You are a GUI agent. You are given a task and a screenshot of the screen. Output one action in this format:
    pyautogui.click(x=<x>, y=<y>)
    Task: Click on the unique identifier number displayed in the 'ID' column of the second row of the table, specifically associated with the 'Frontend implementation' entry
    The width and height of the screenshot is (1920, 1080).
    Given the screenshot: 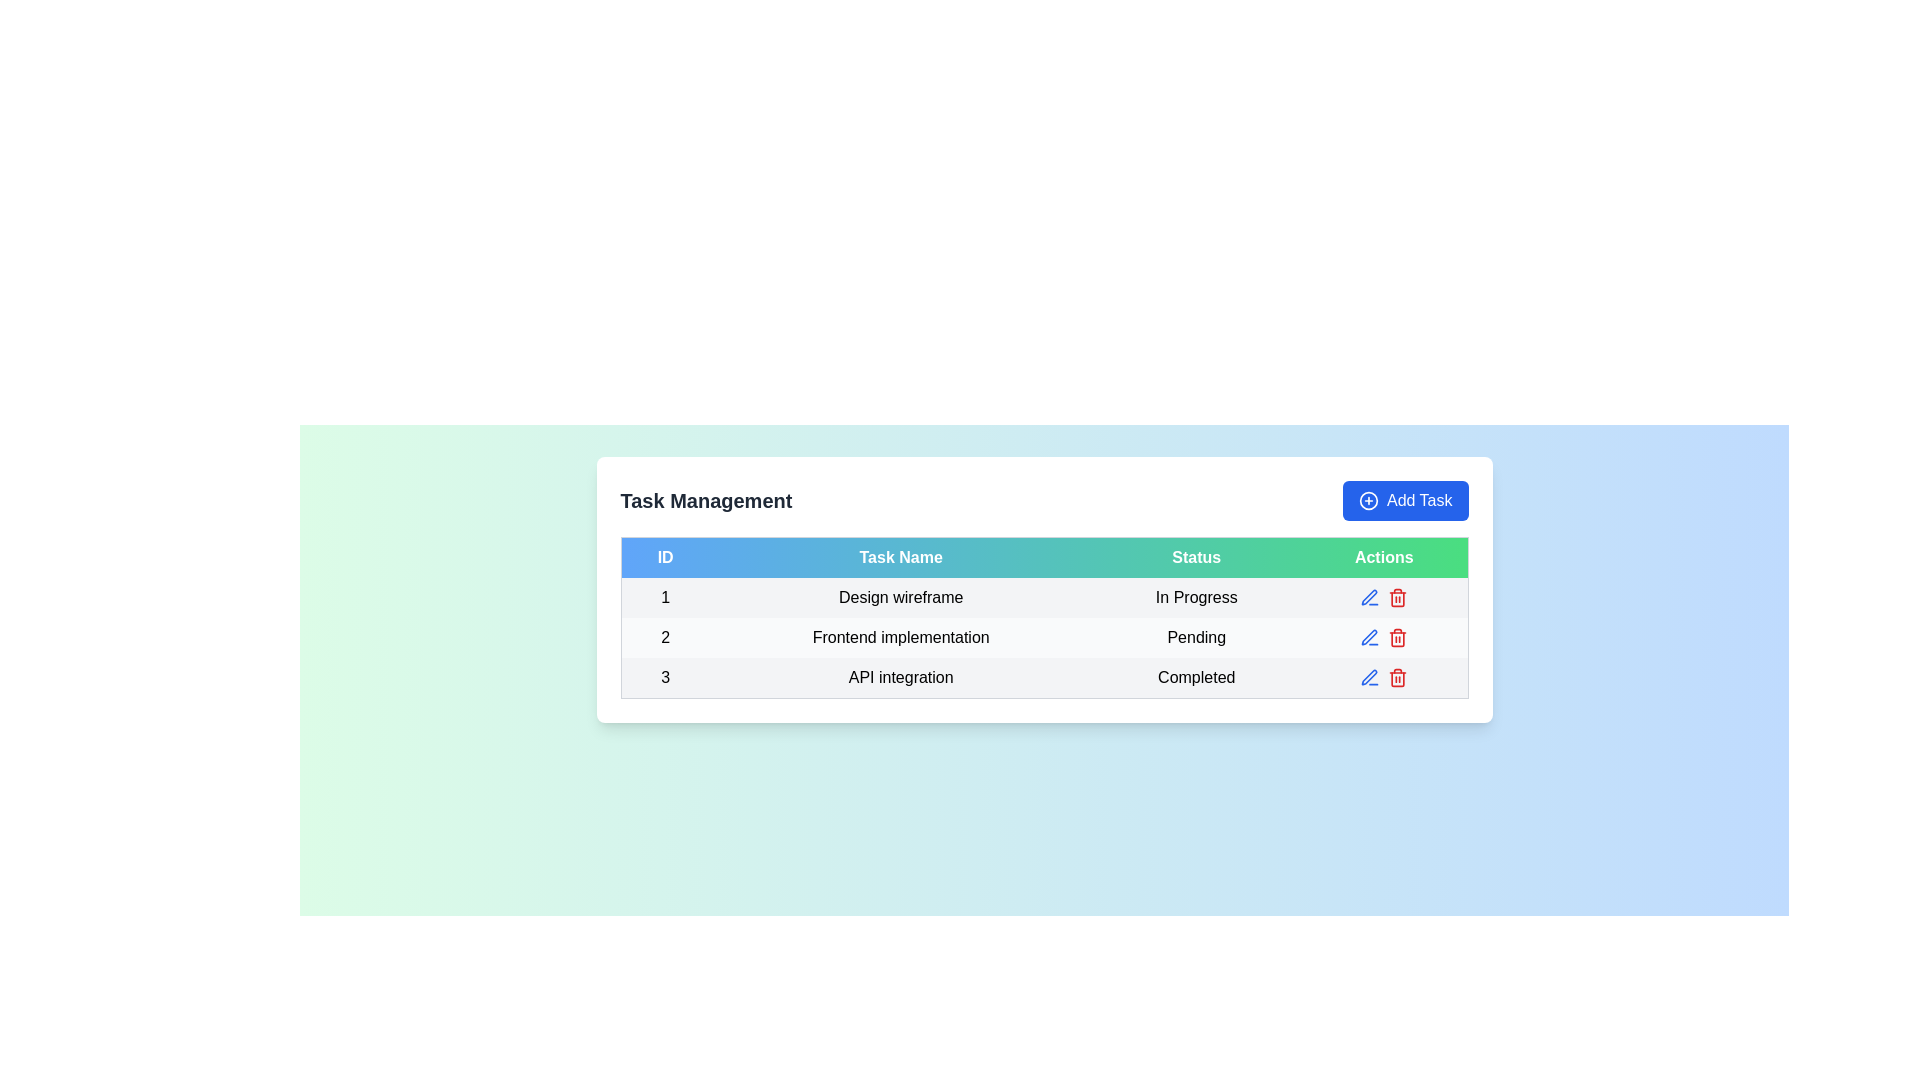 What is the action you would take?
    pyautogui.click(x=665, y=637)
    